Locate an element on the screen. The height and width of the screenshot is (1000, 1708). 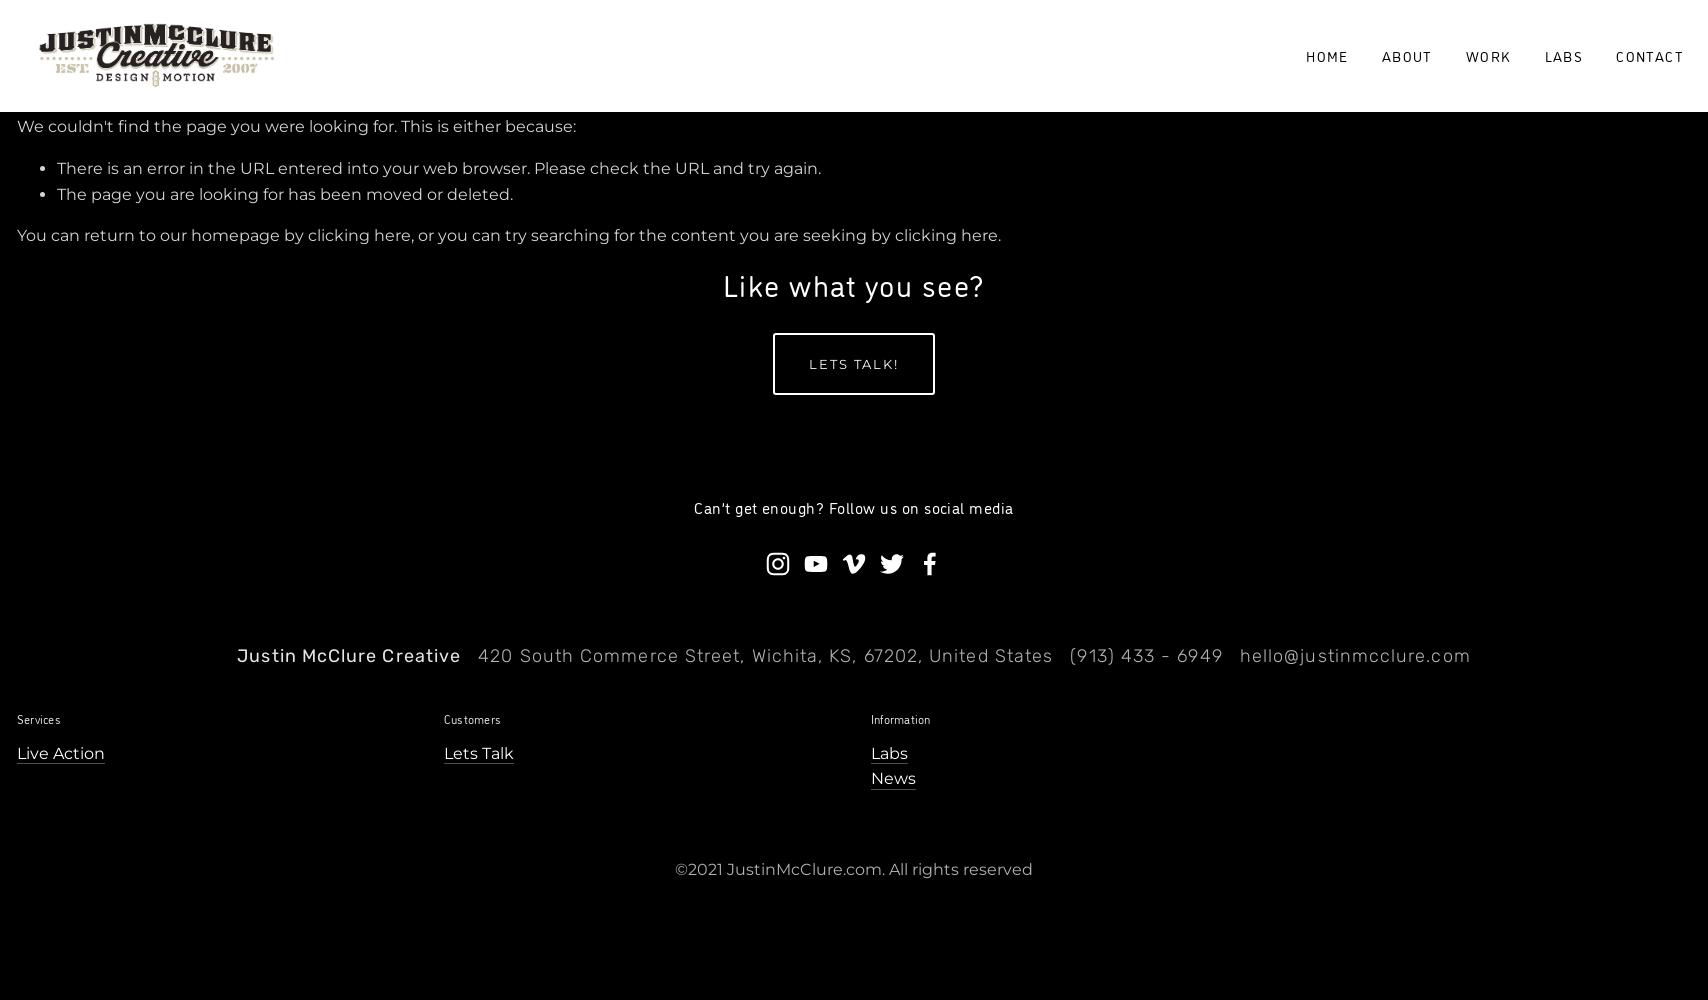
'We couldn't find the page you were looking for. This is either because:' is located at coordinates (296, 126).